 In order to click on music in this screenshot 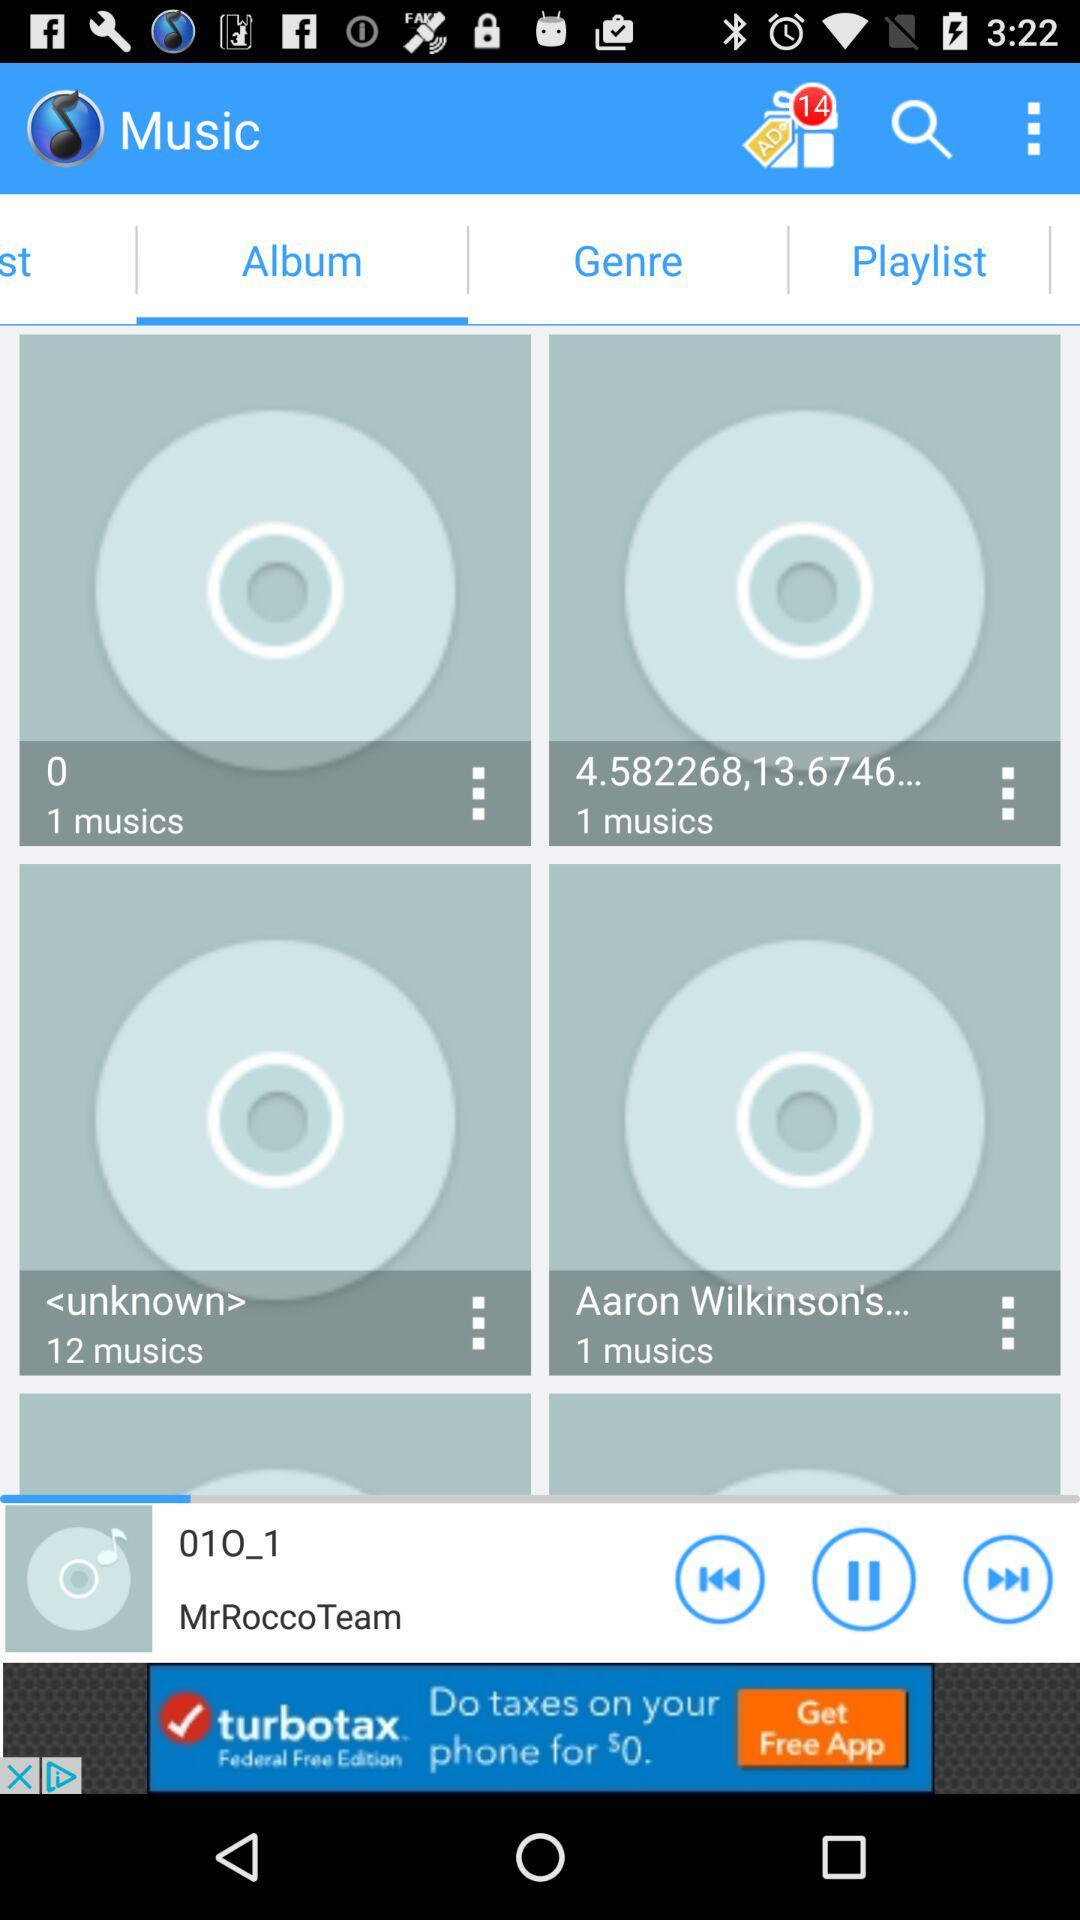, I will do `click(64, 127)`.